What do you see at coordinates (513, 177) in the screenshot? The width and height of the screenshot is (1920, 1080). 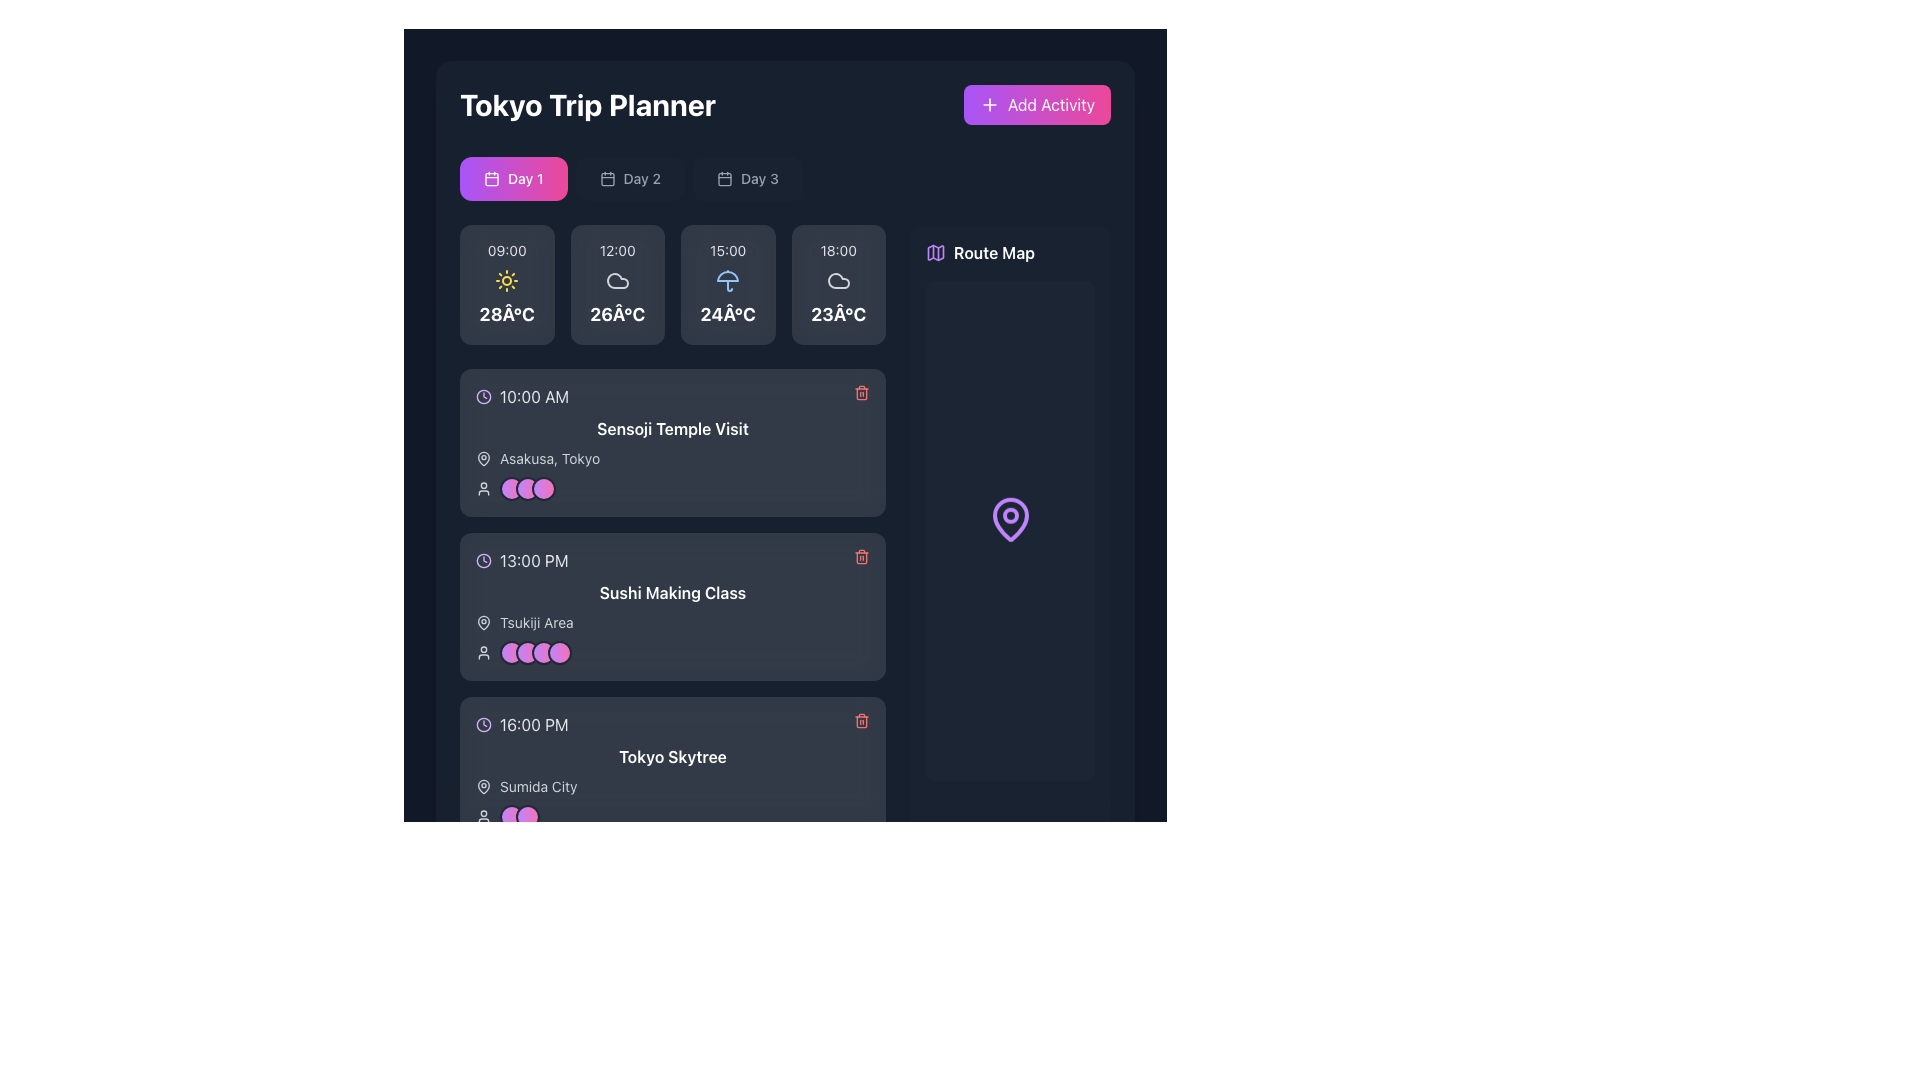 I see `the rounded rectangular button with a gradient from purple to pink, featuring a calendar icon and white text` at bounding box center [513, 177].